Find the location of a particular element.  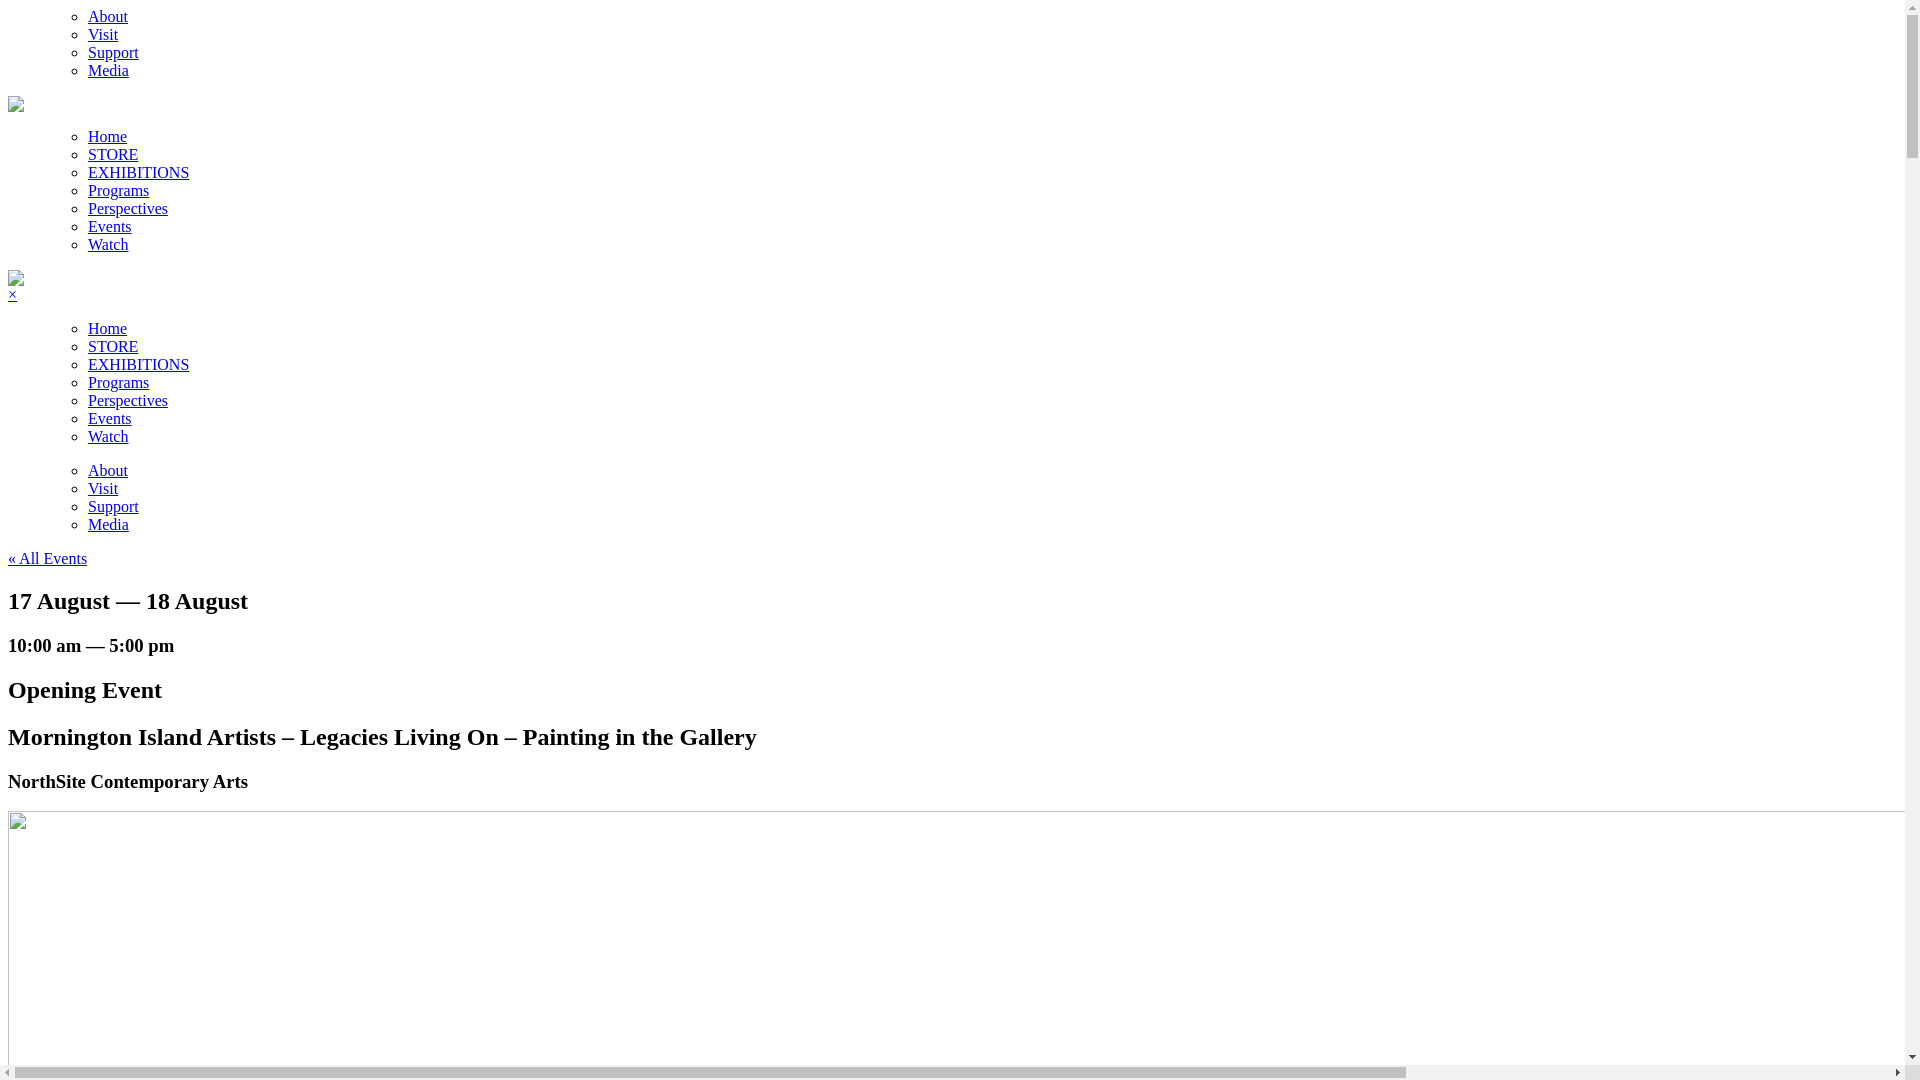

'EXHIBITIONS' is located at coordinates (137, 171).